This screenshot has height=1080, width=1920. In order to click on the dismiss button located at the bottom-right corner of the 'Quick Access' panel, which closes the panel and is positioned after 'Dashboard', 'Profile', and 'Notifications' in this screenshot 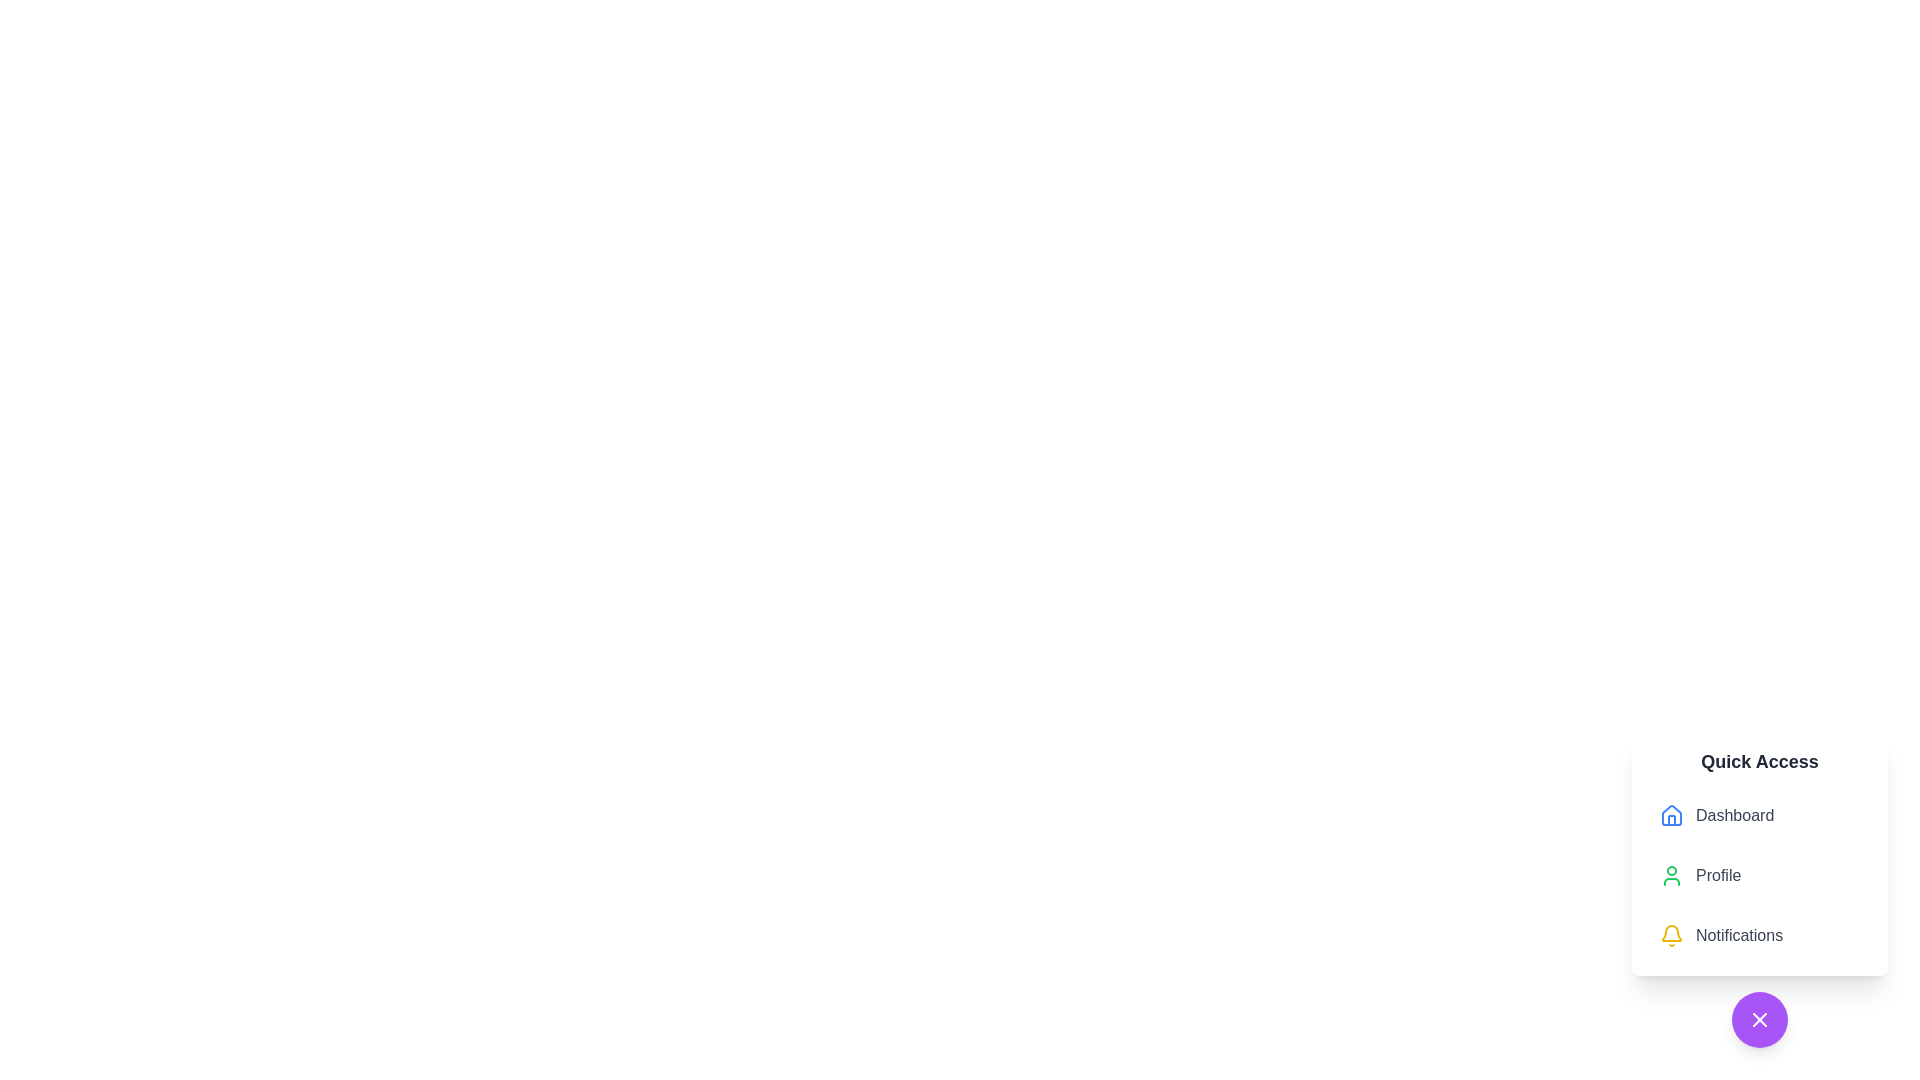, I will do `click(1760, 1019)`.